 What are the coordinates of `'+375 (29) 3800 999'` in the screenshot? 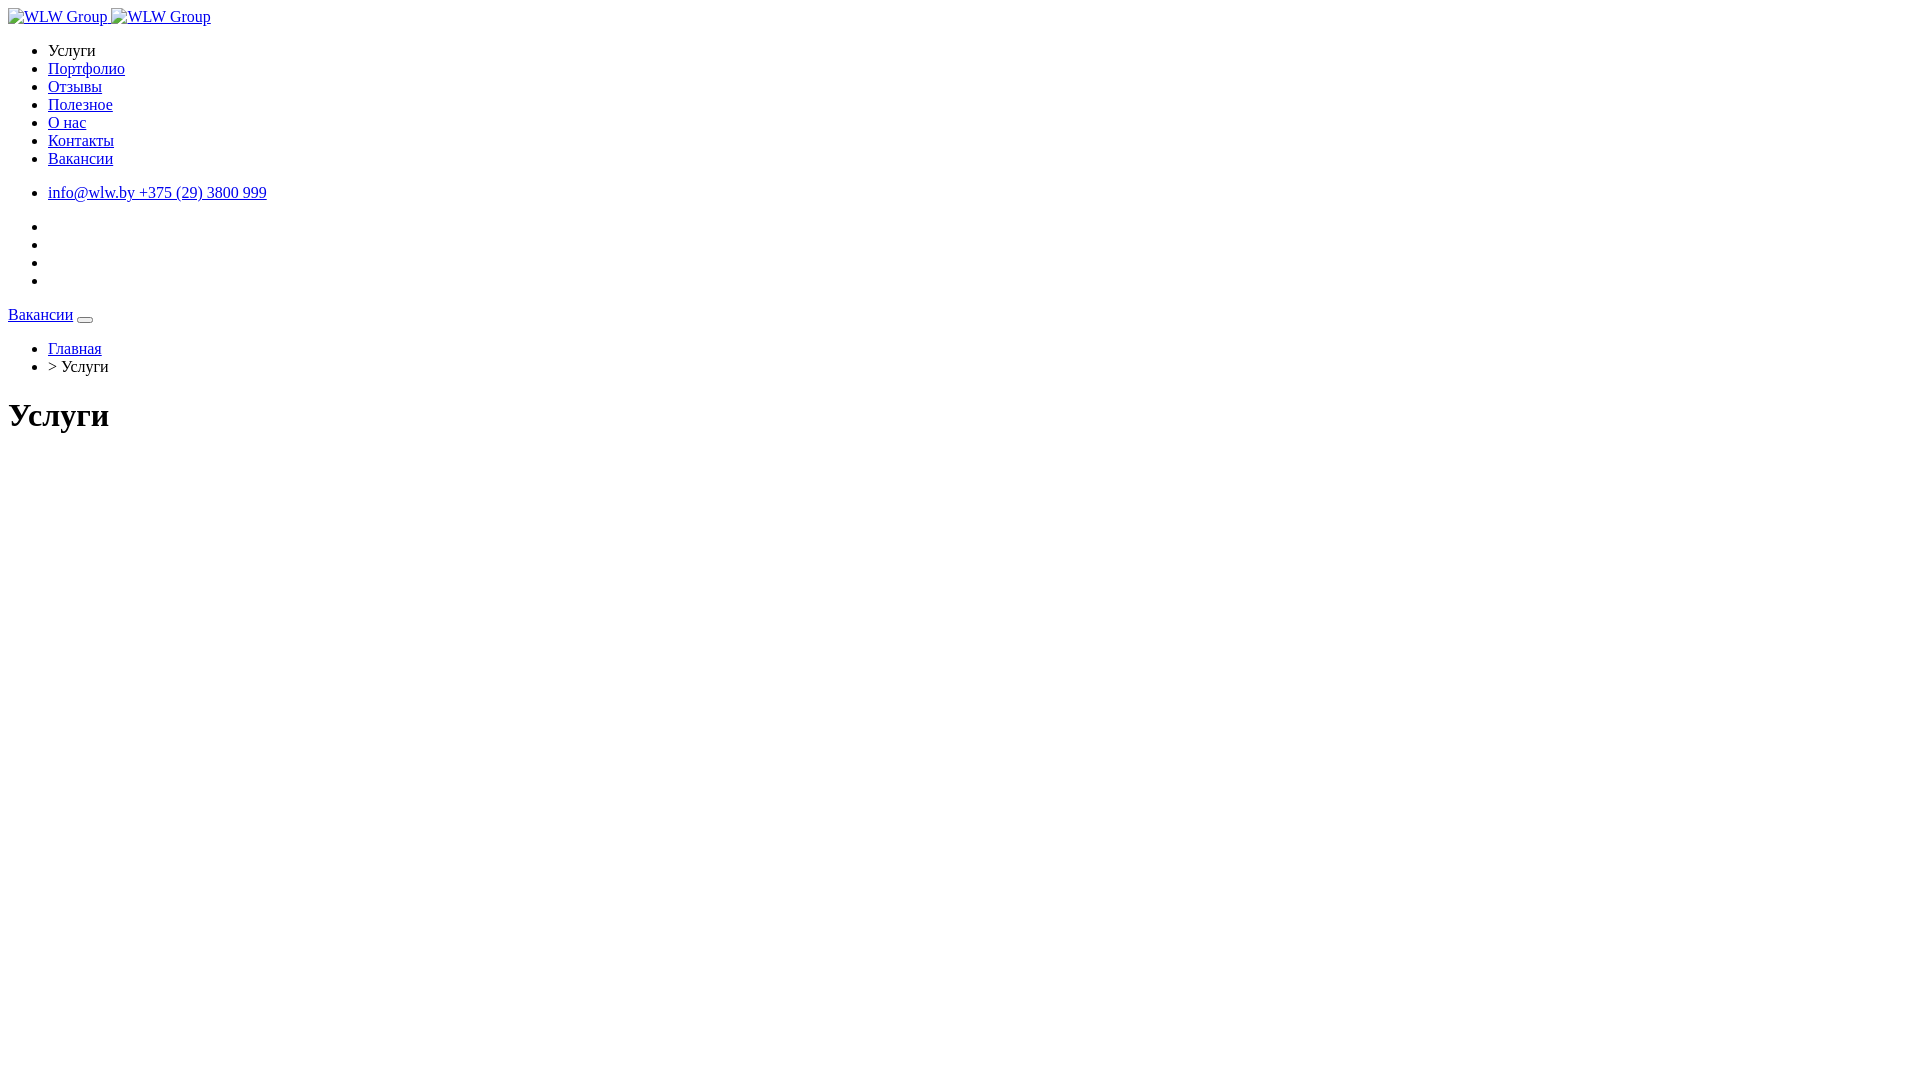 It's located at (202, 192).